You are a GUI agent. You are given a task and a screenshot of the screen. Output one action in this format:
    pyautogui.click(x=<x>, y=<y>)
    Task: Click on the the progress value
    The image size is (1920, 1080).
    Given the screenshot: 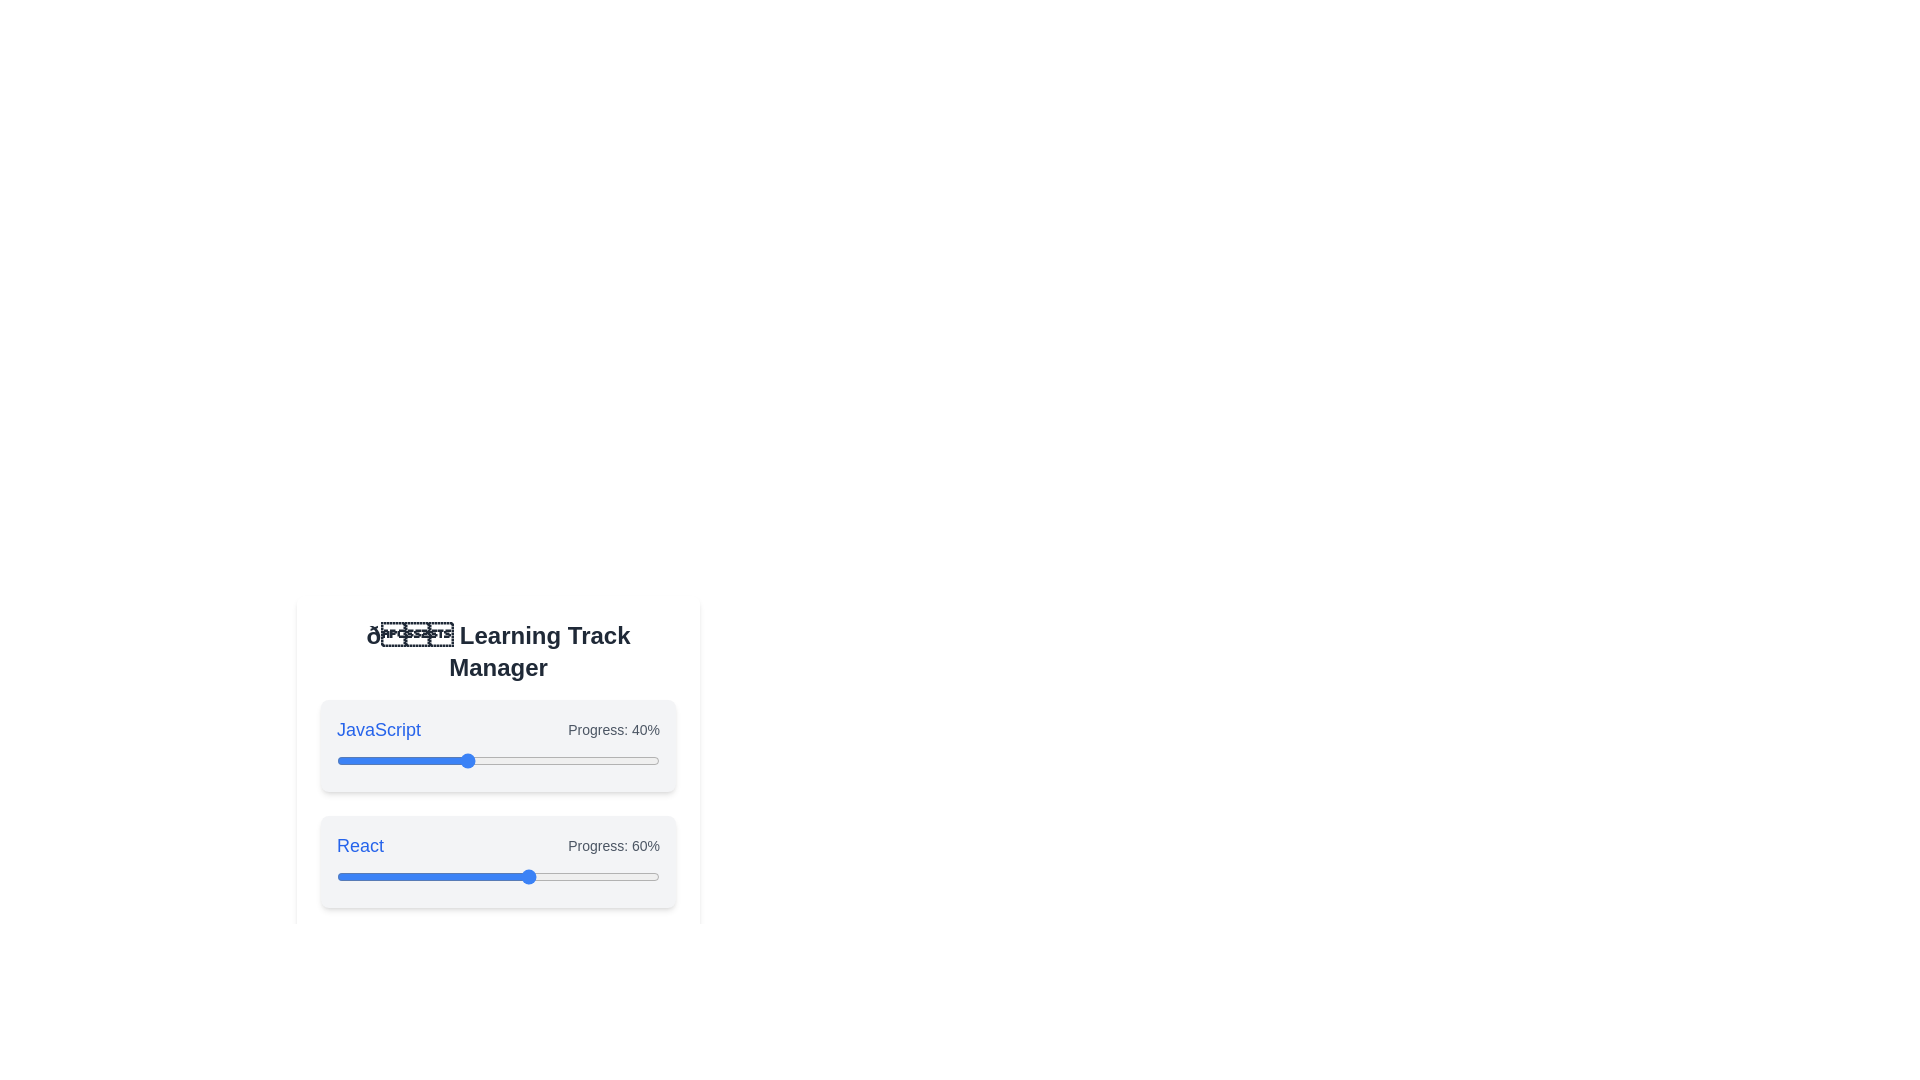 What is the action you would take?
    pyautogui.click(x=597, y=875)
    